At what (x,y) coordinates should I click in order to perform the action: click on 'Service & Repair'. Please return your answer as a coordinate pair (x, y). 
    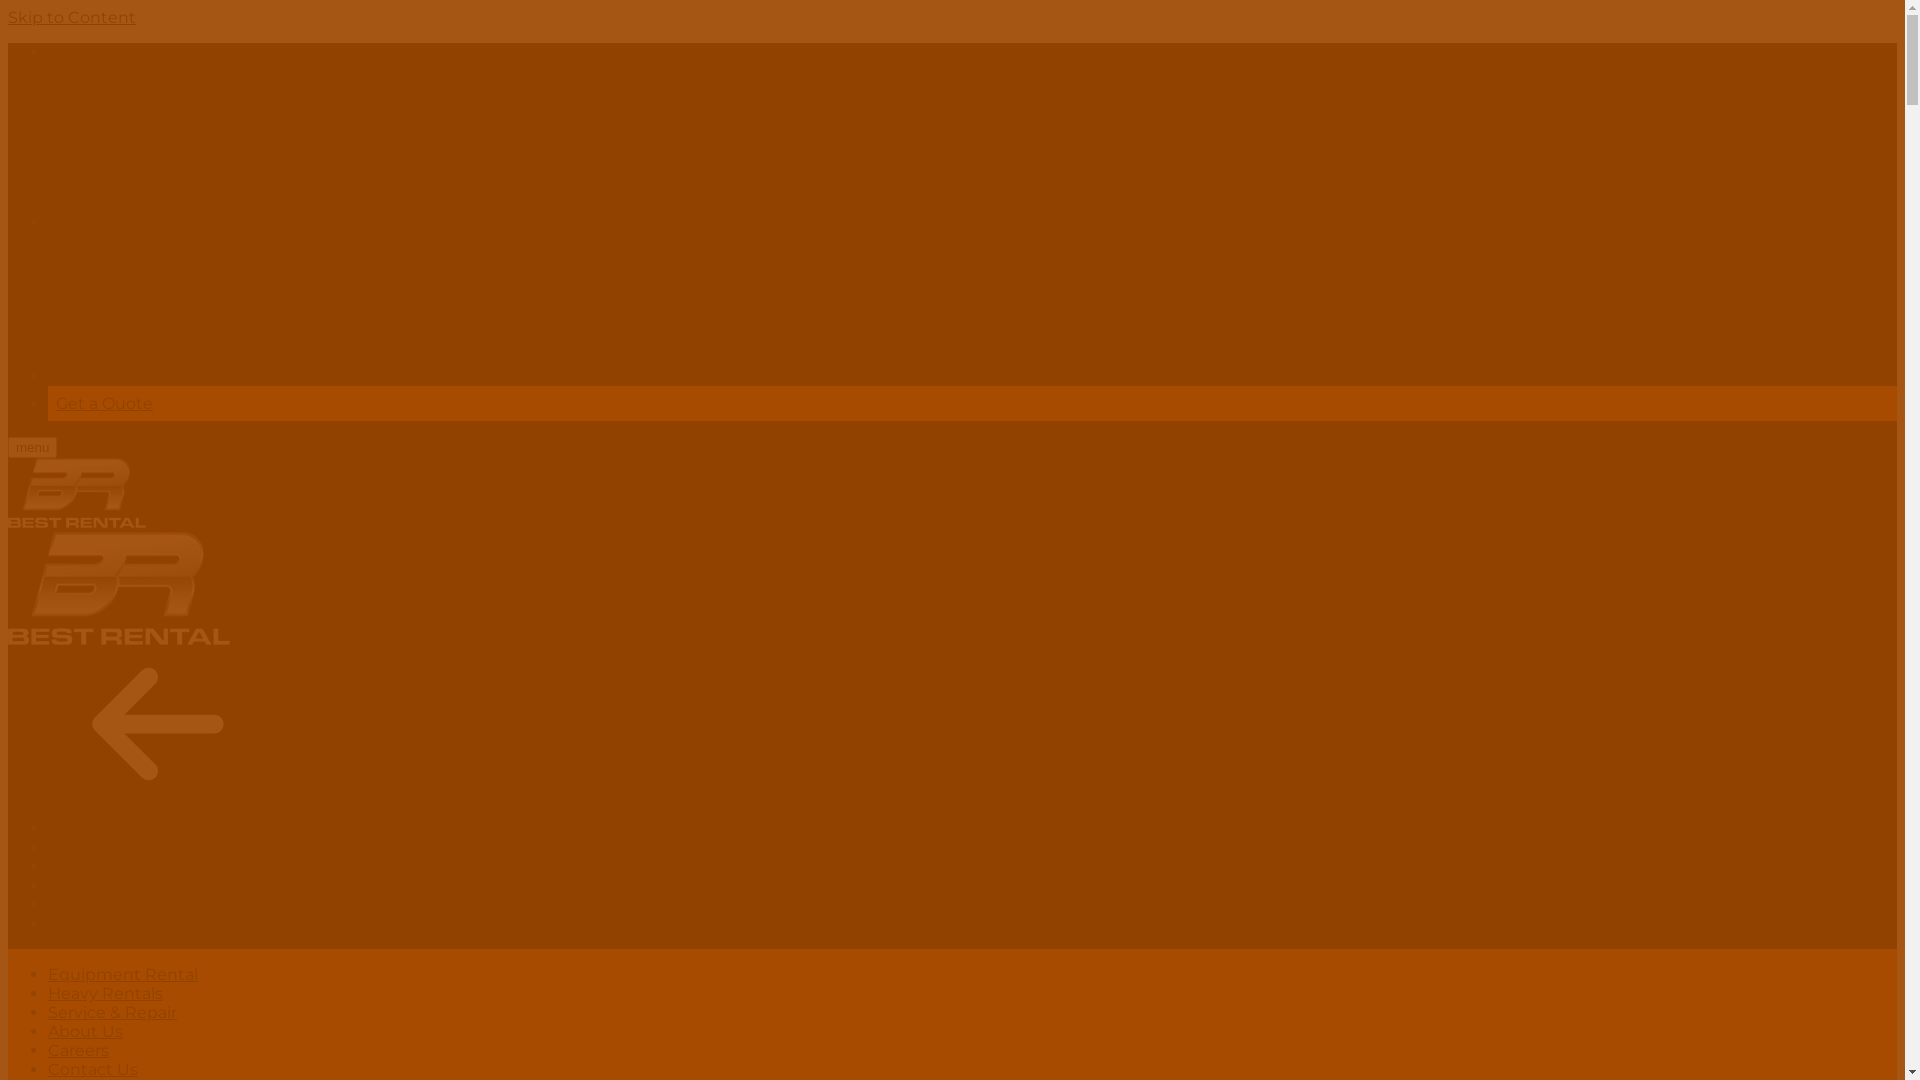
    Looking at the image, I should click on (111, 1012).